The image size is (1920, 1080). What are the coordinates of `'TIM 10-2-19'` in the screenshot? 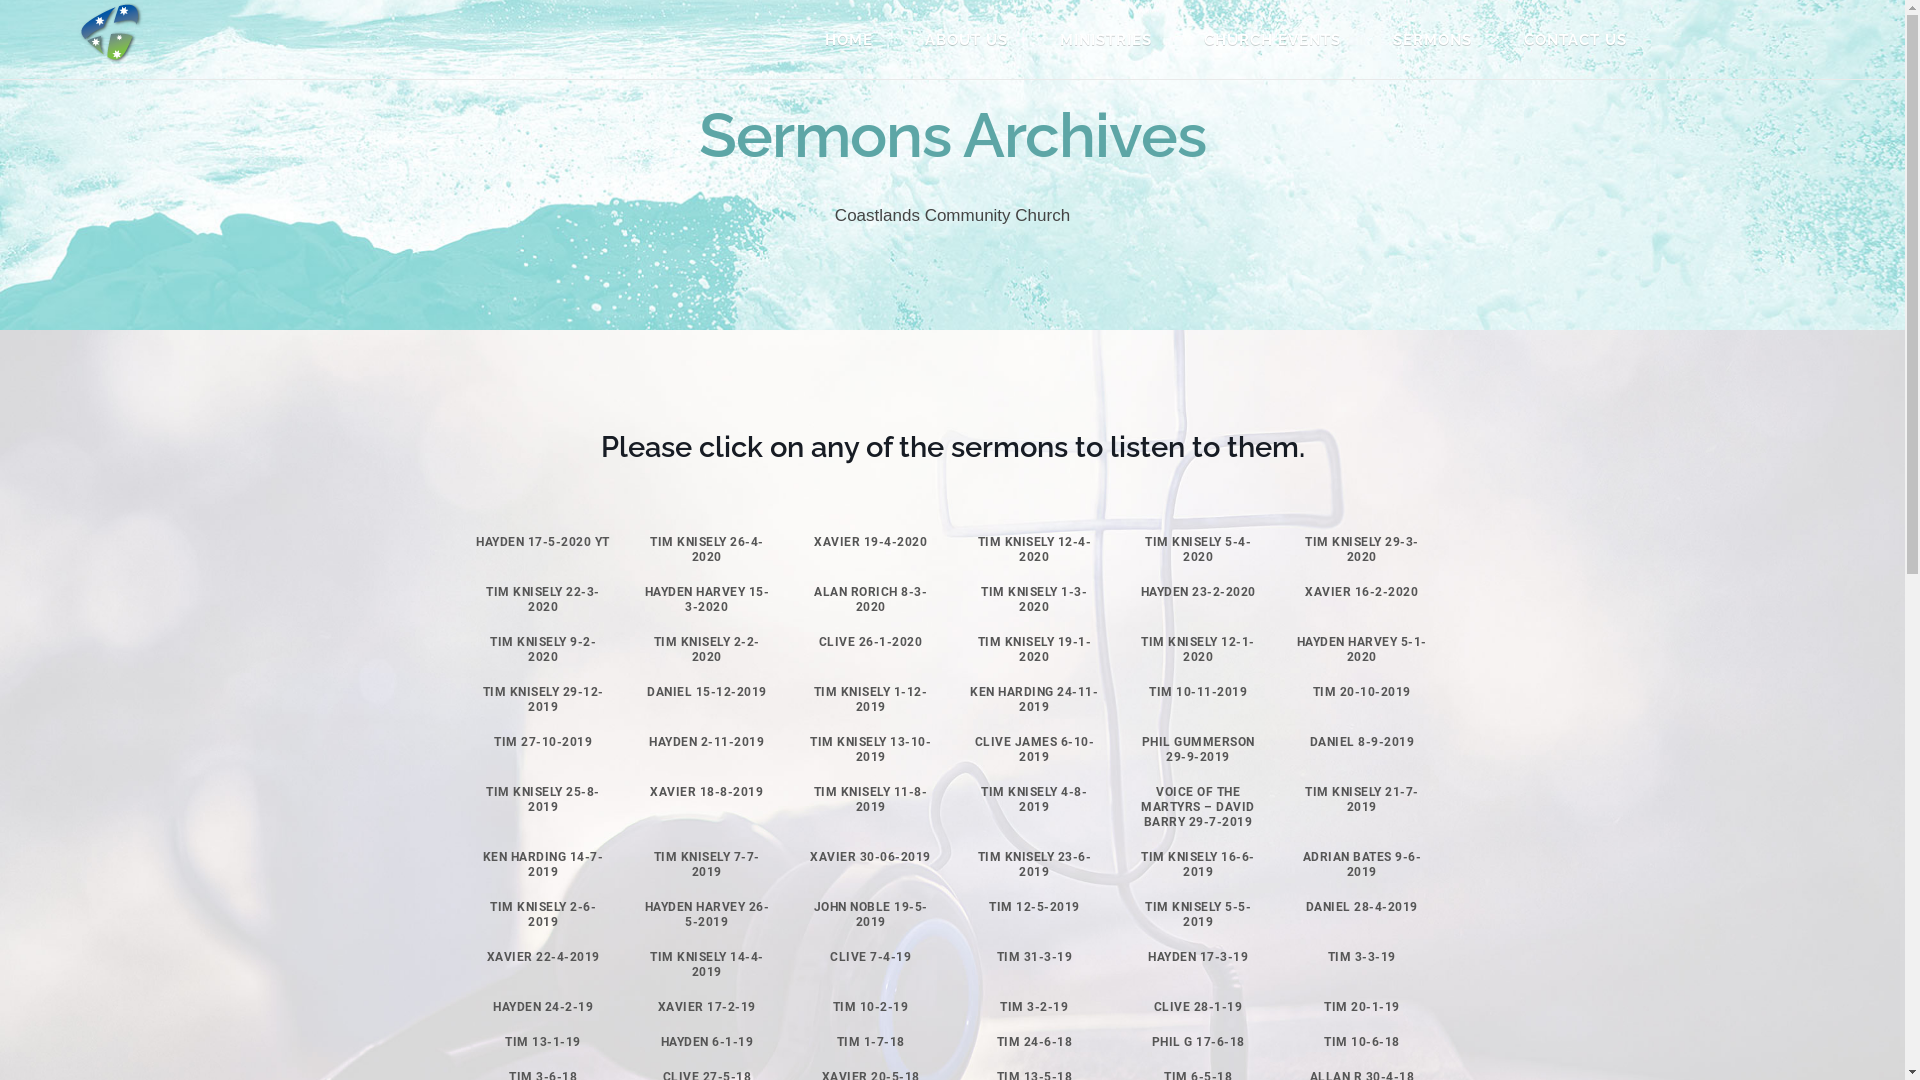 It's located at (870, 1006).